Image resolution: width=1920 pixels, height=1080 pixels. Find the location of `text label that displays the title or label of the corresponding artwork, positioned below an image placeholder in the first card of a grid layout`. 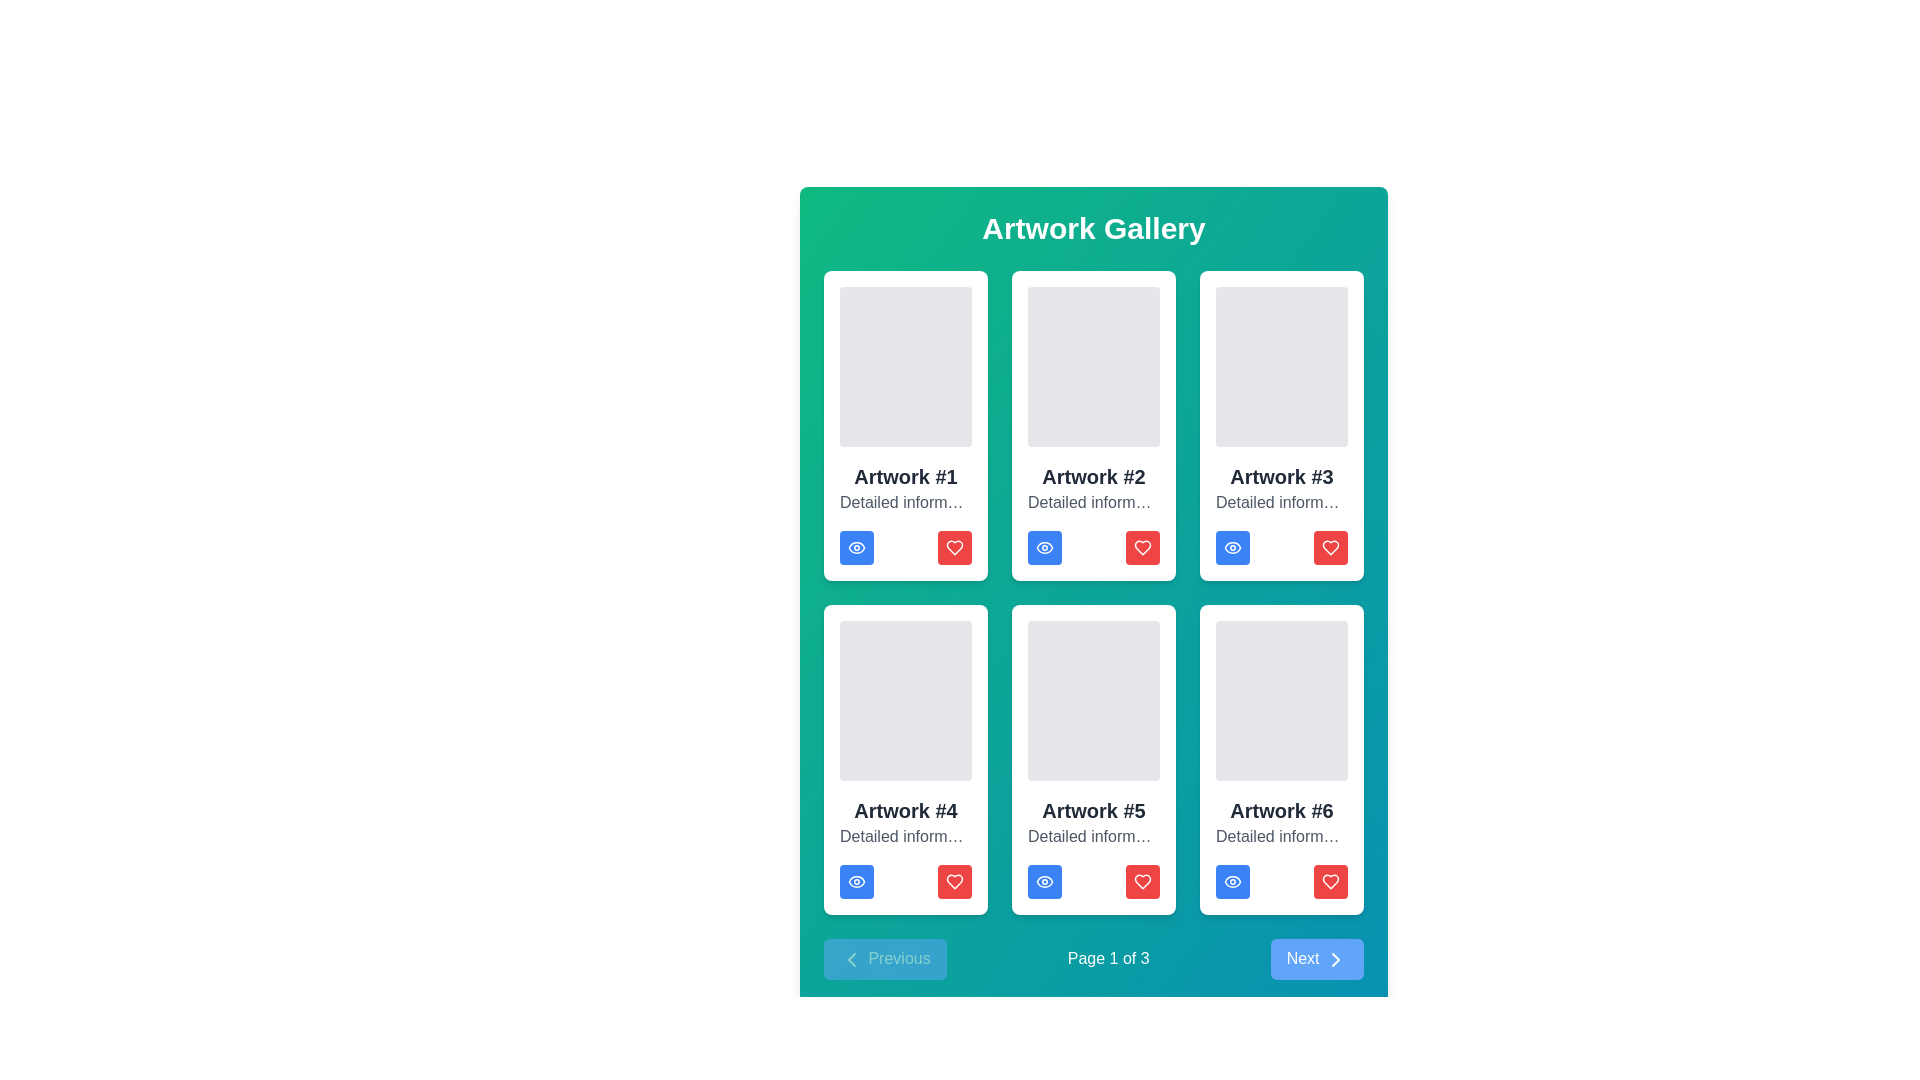

text label that displays the title or label of the corresponding artwork, positioned below an image placeholder in the first card of a grid layout is located at coordinates (905, 477).